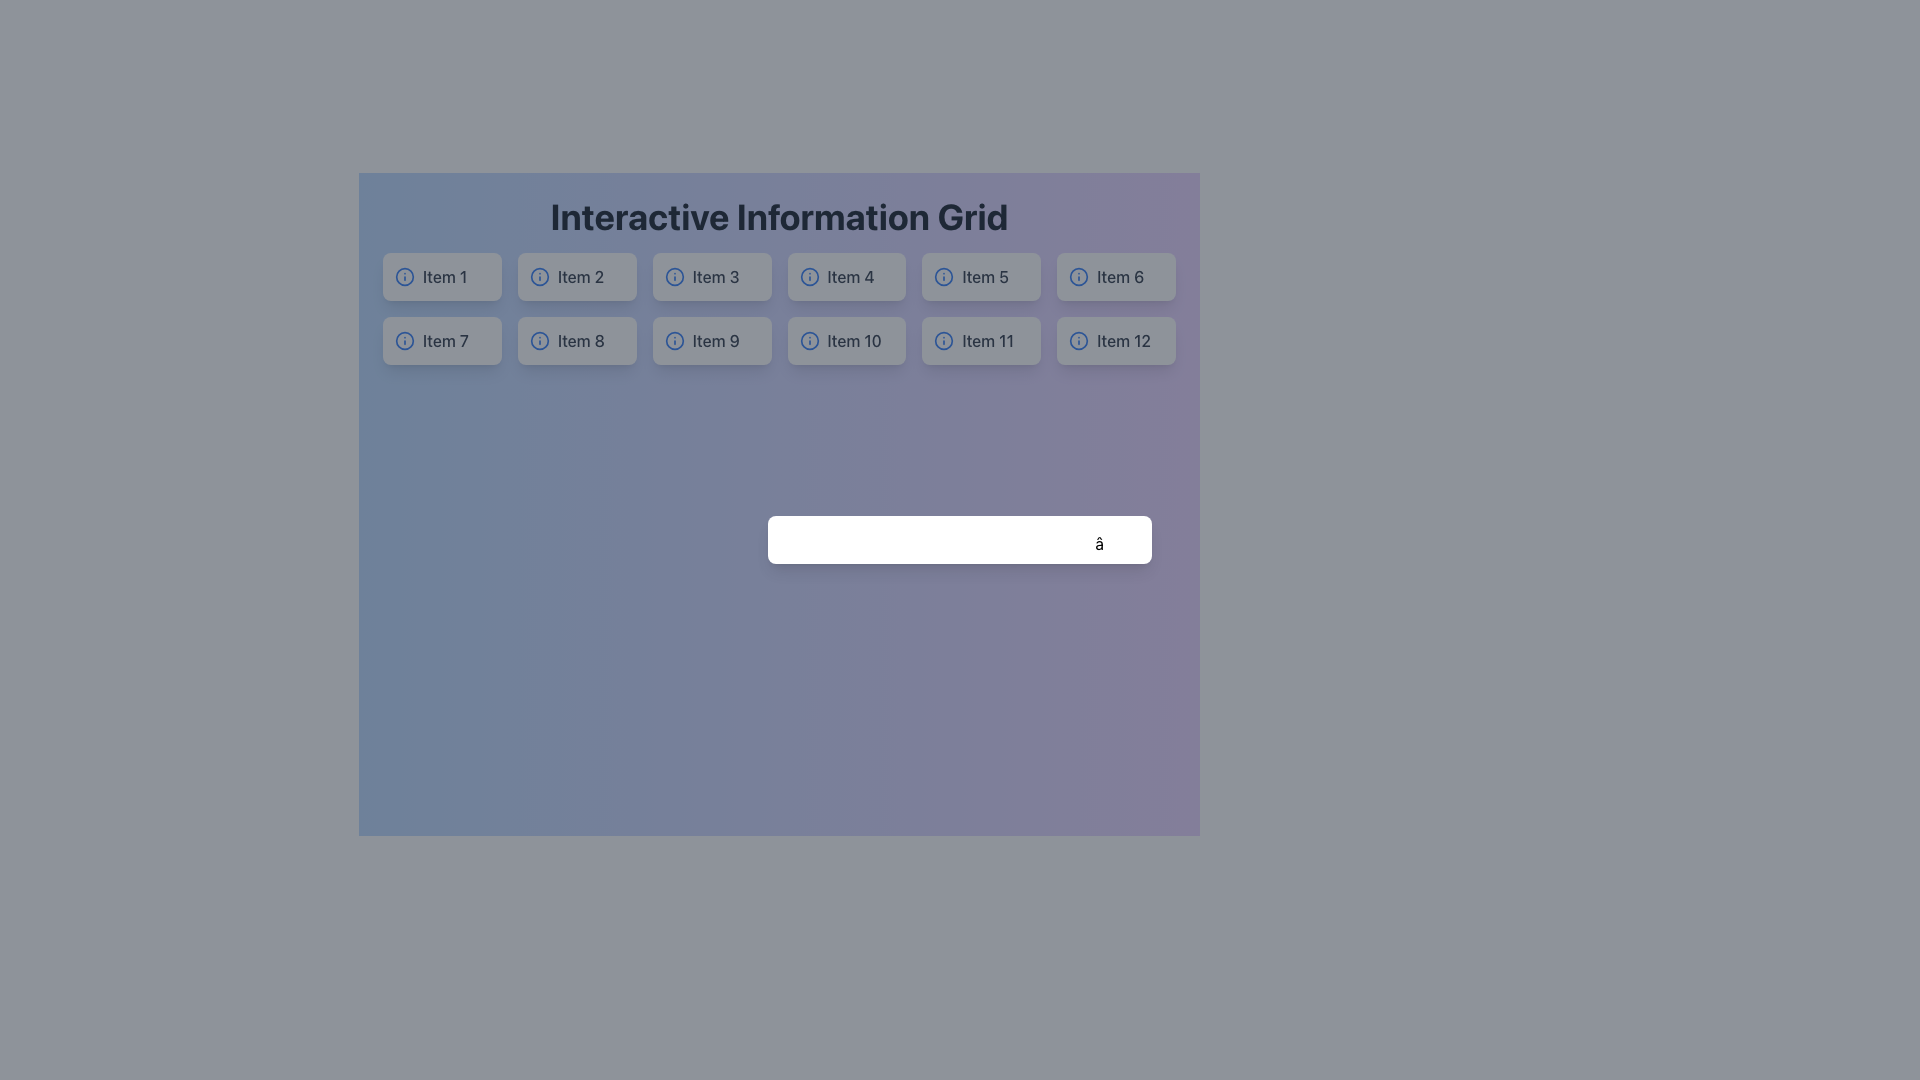 Image resolution: width=1920 pixels, height=1080 pixels. What do you see at coordinates (846, 339) in the screenshot?
I see `the selectable card labeled 'Item 10' located in the second row, fourth column of the grid layout` at bounding box center [846, 339].